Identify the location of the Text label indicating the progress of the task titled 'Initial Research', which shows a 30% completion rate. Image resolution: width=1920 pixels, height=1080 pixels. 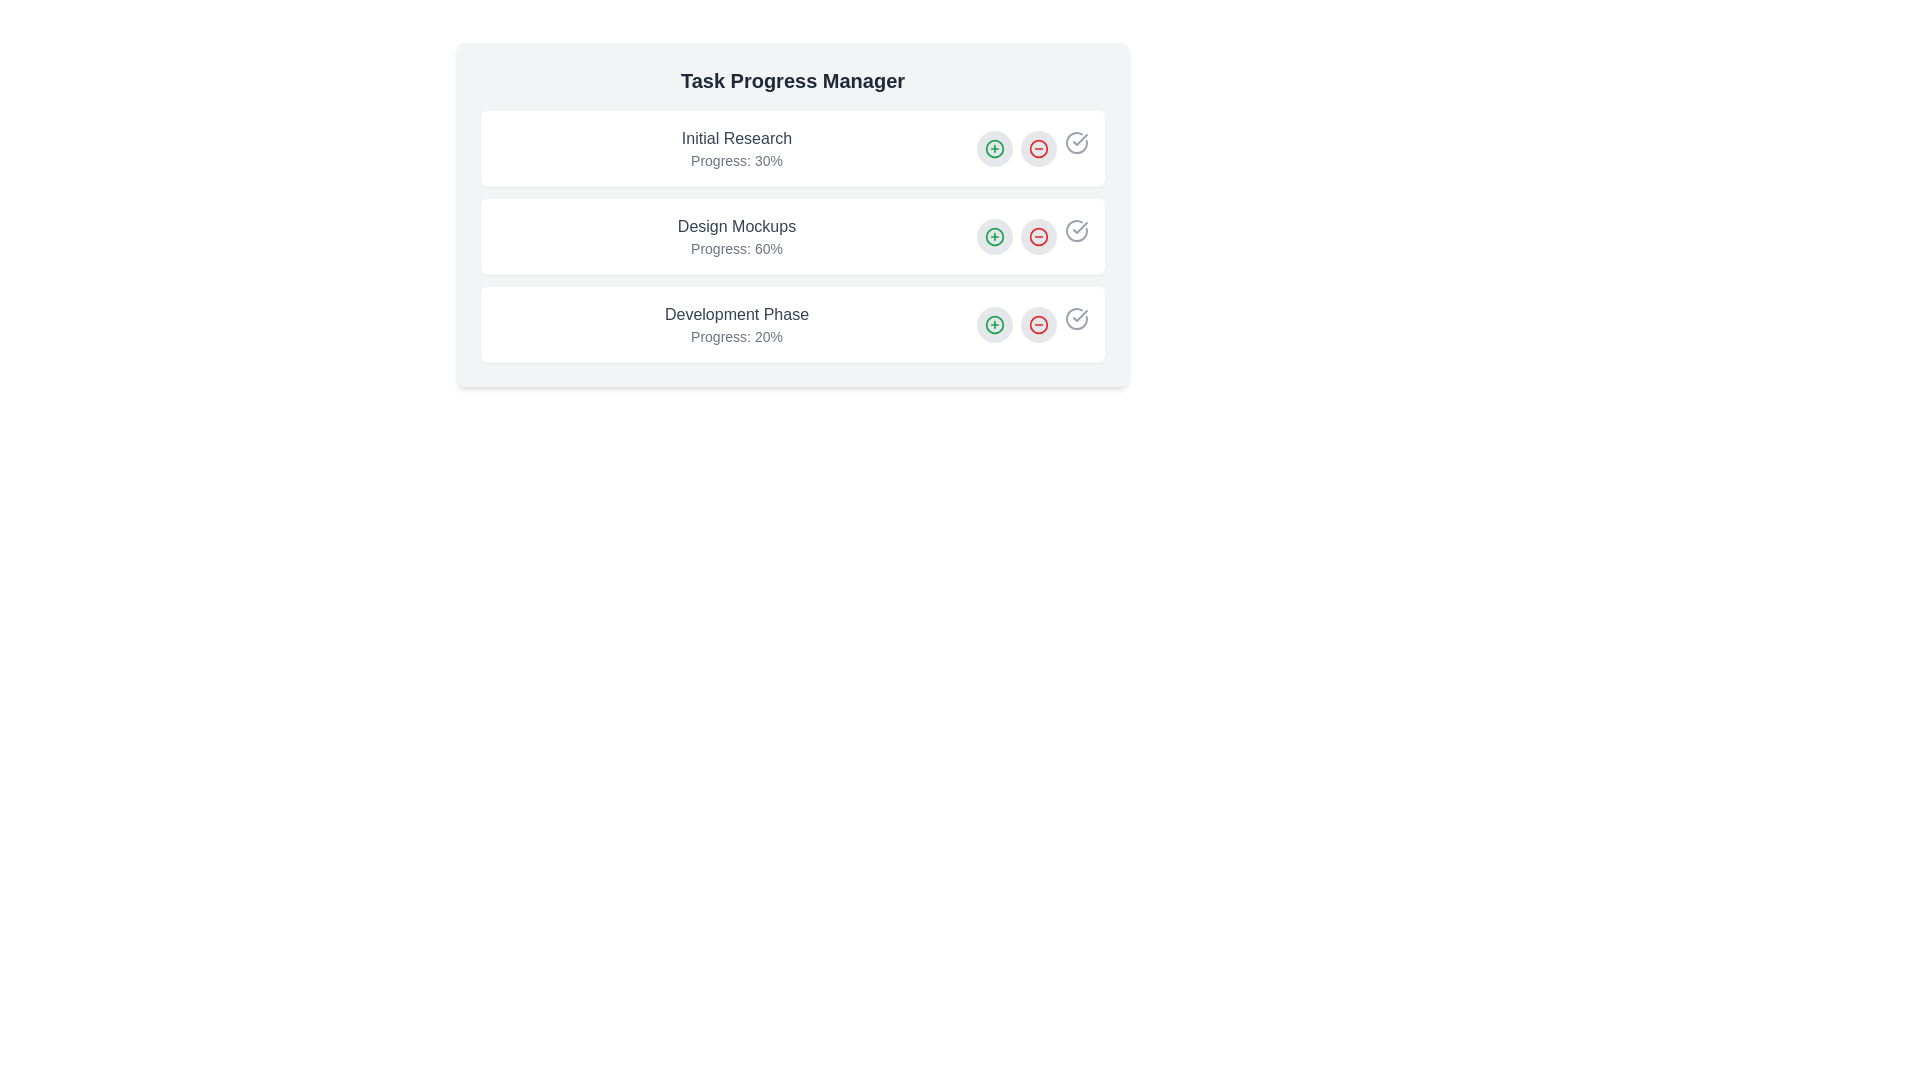
(736, 160).